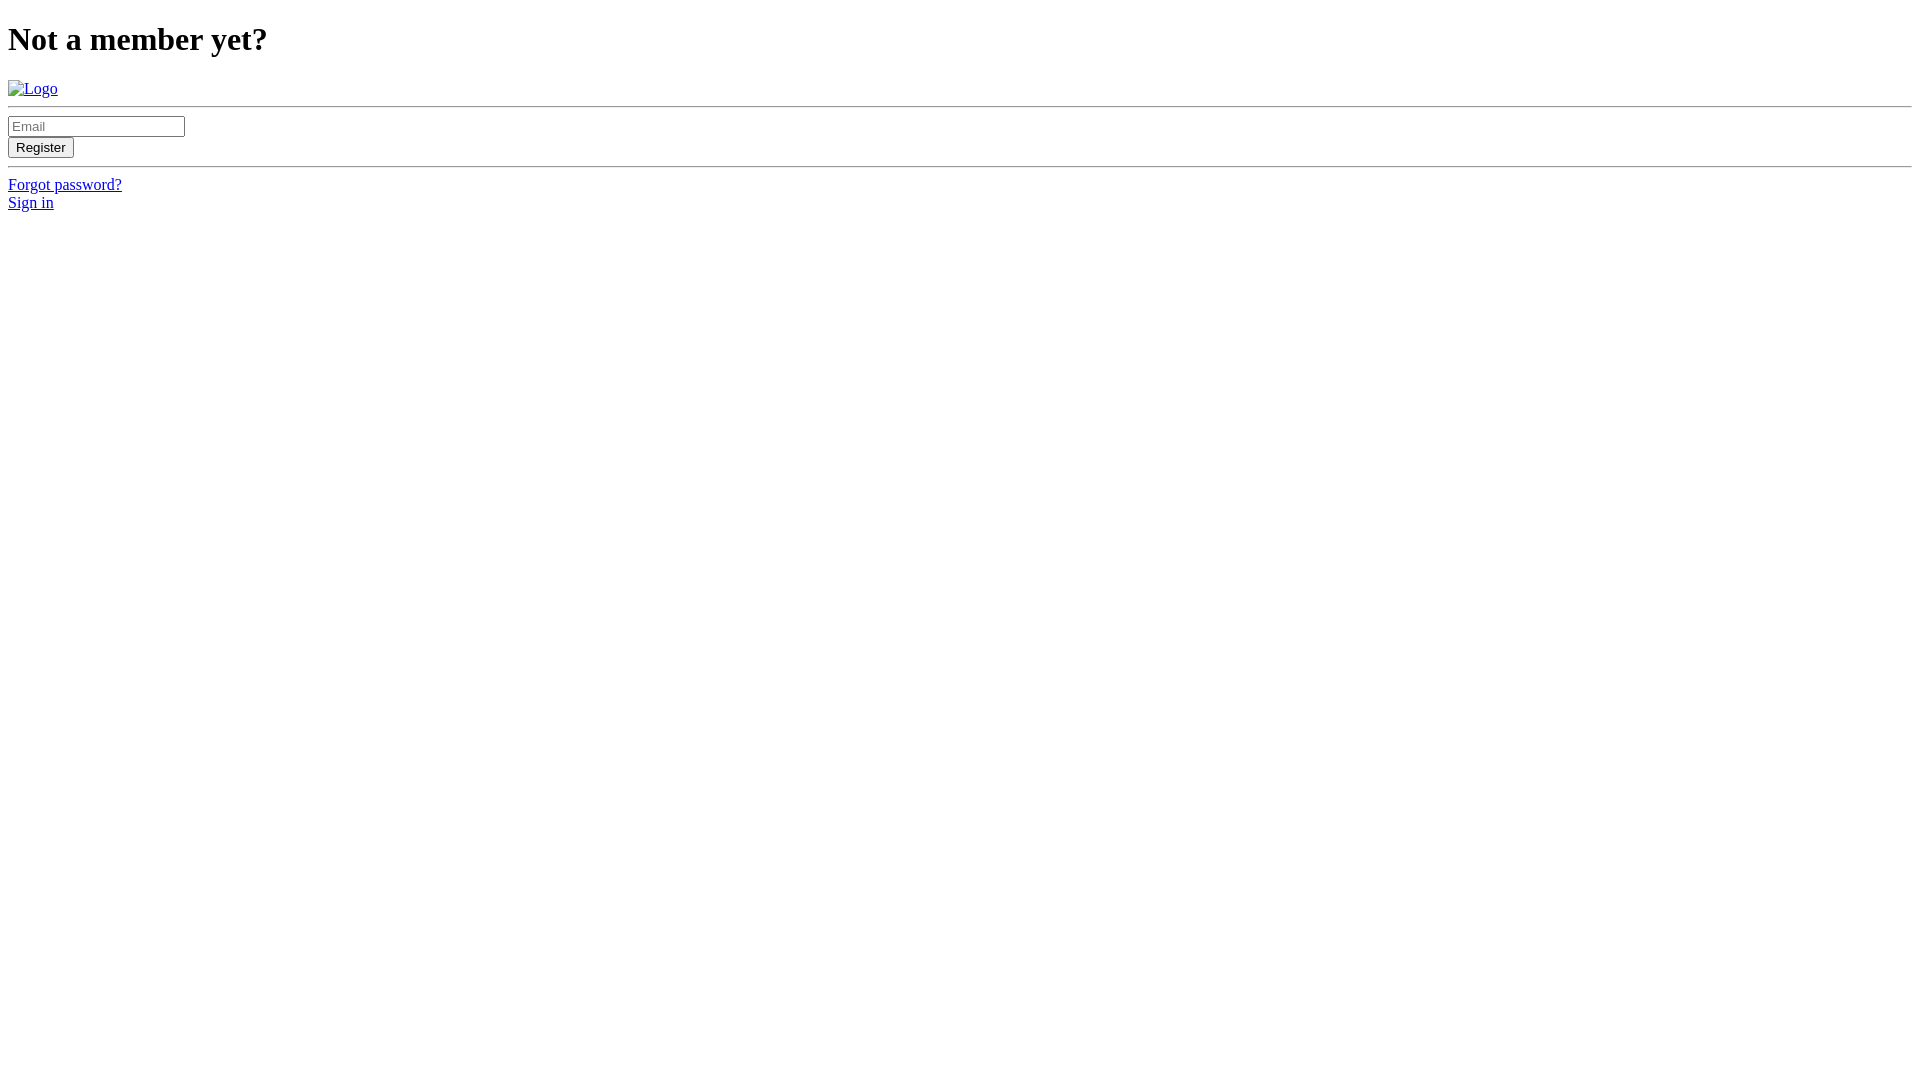 This screenshot has width=1920, height=1080. Describe the element at coordinates (30, 202) in the screenshot. I see `'Sign in'` at that location.